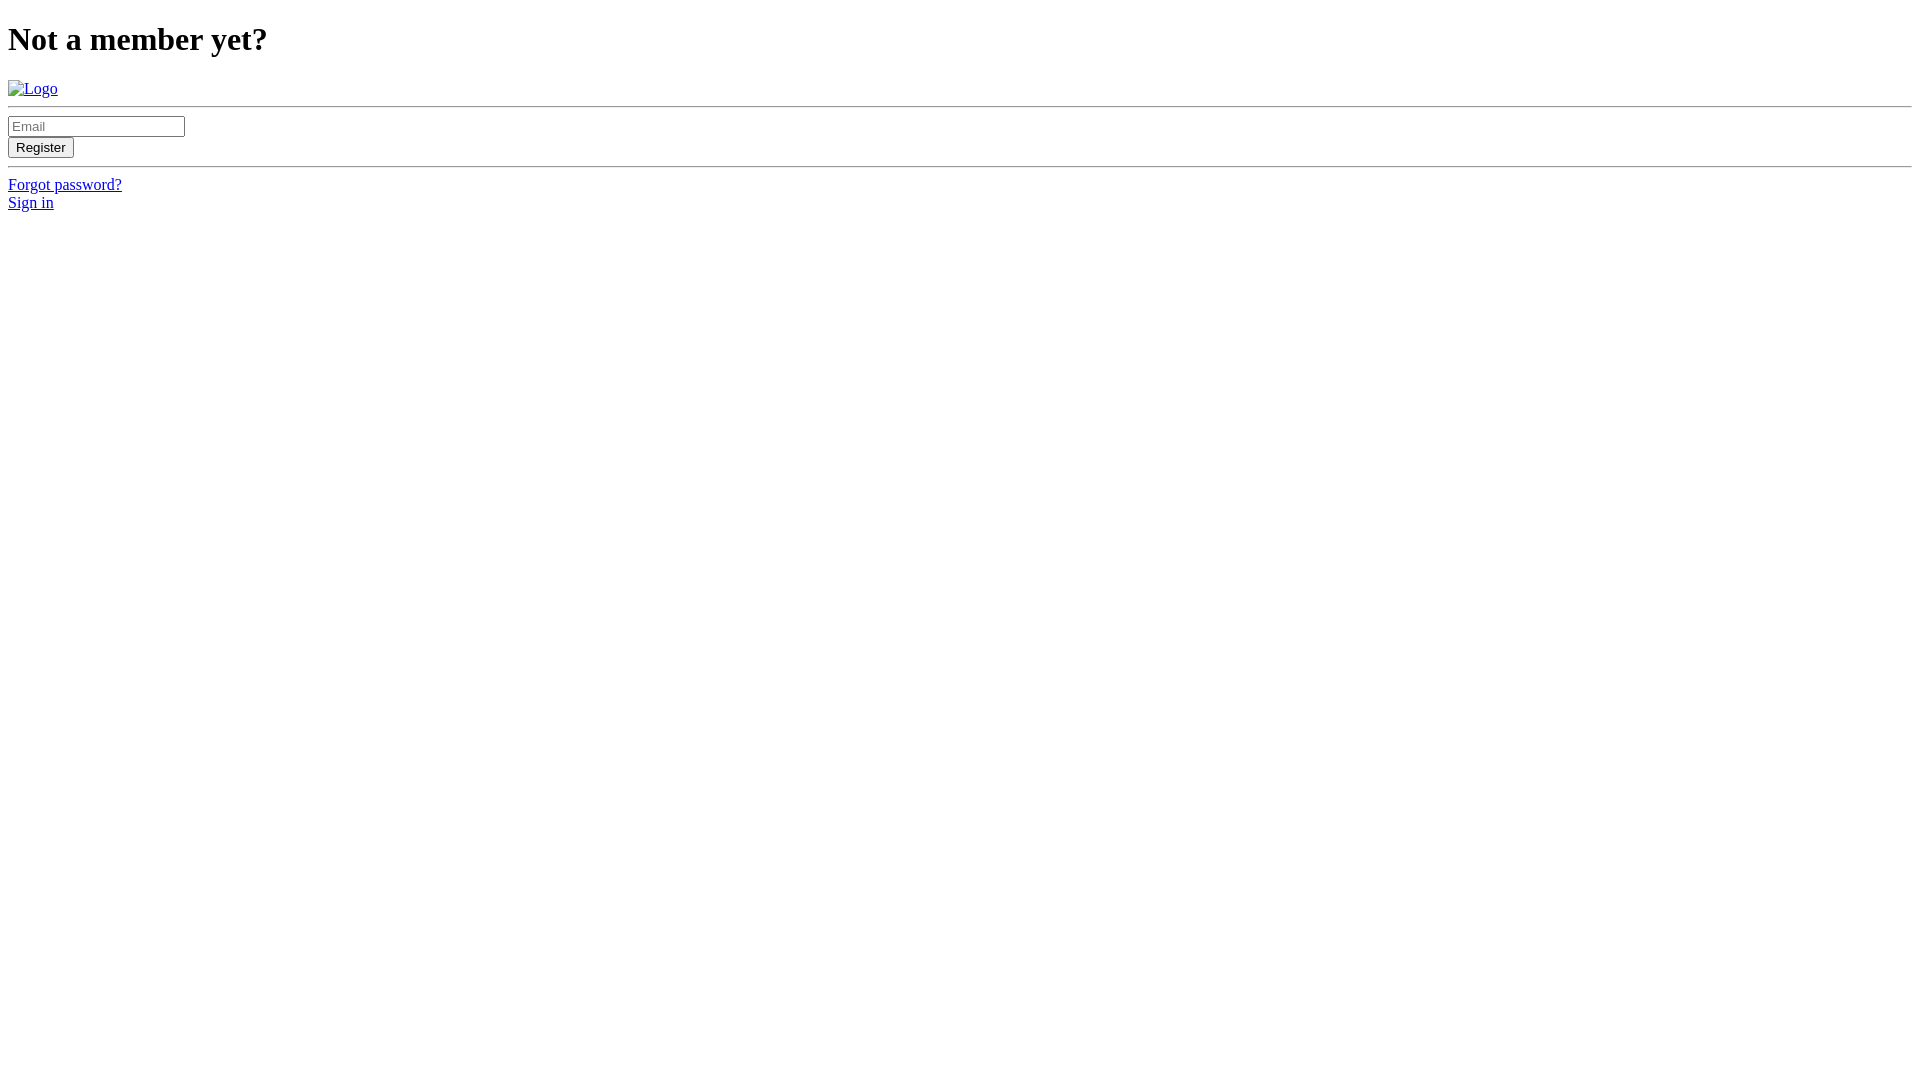 This screenshot has width=1920, height=1080. Describe the element at coordinates (30, 202) in the screenshot. I see `'Sign in'` at that location.